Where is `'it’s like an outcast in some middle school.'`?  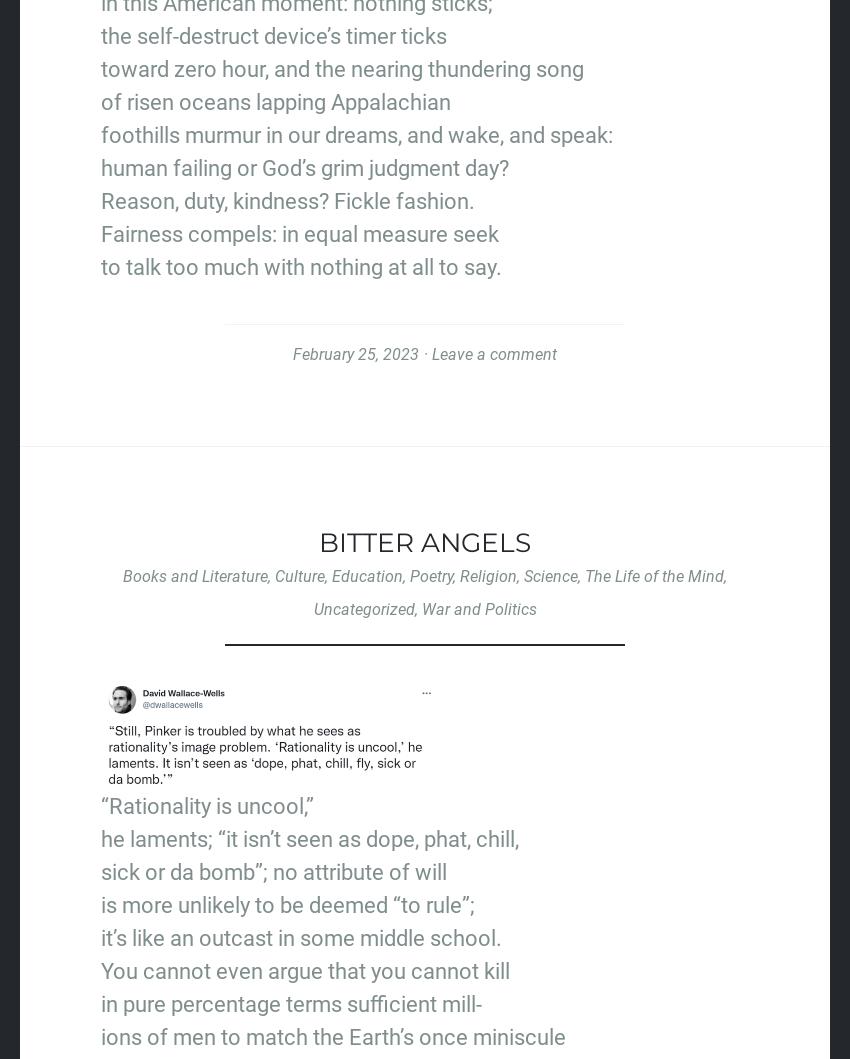
'it’s like an outcast in some middle school.' is located at coordinates (301, 937).